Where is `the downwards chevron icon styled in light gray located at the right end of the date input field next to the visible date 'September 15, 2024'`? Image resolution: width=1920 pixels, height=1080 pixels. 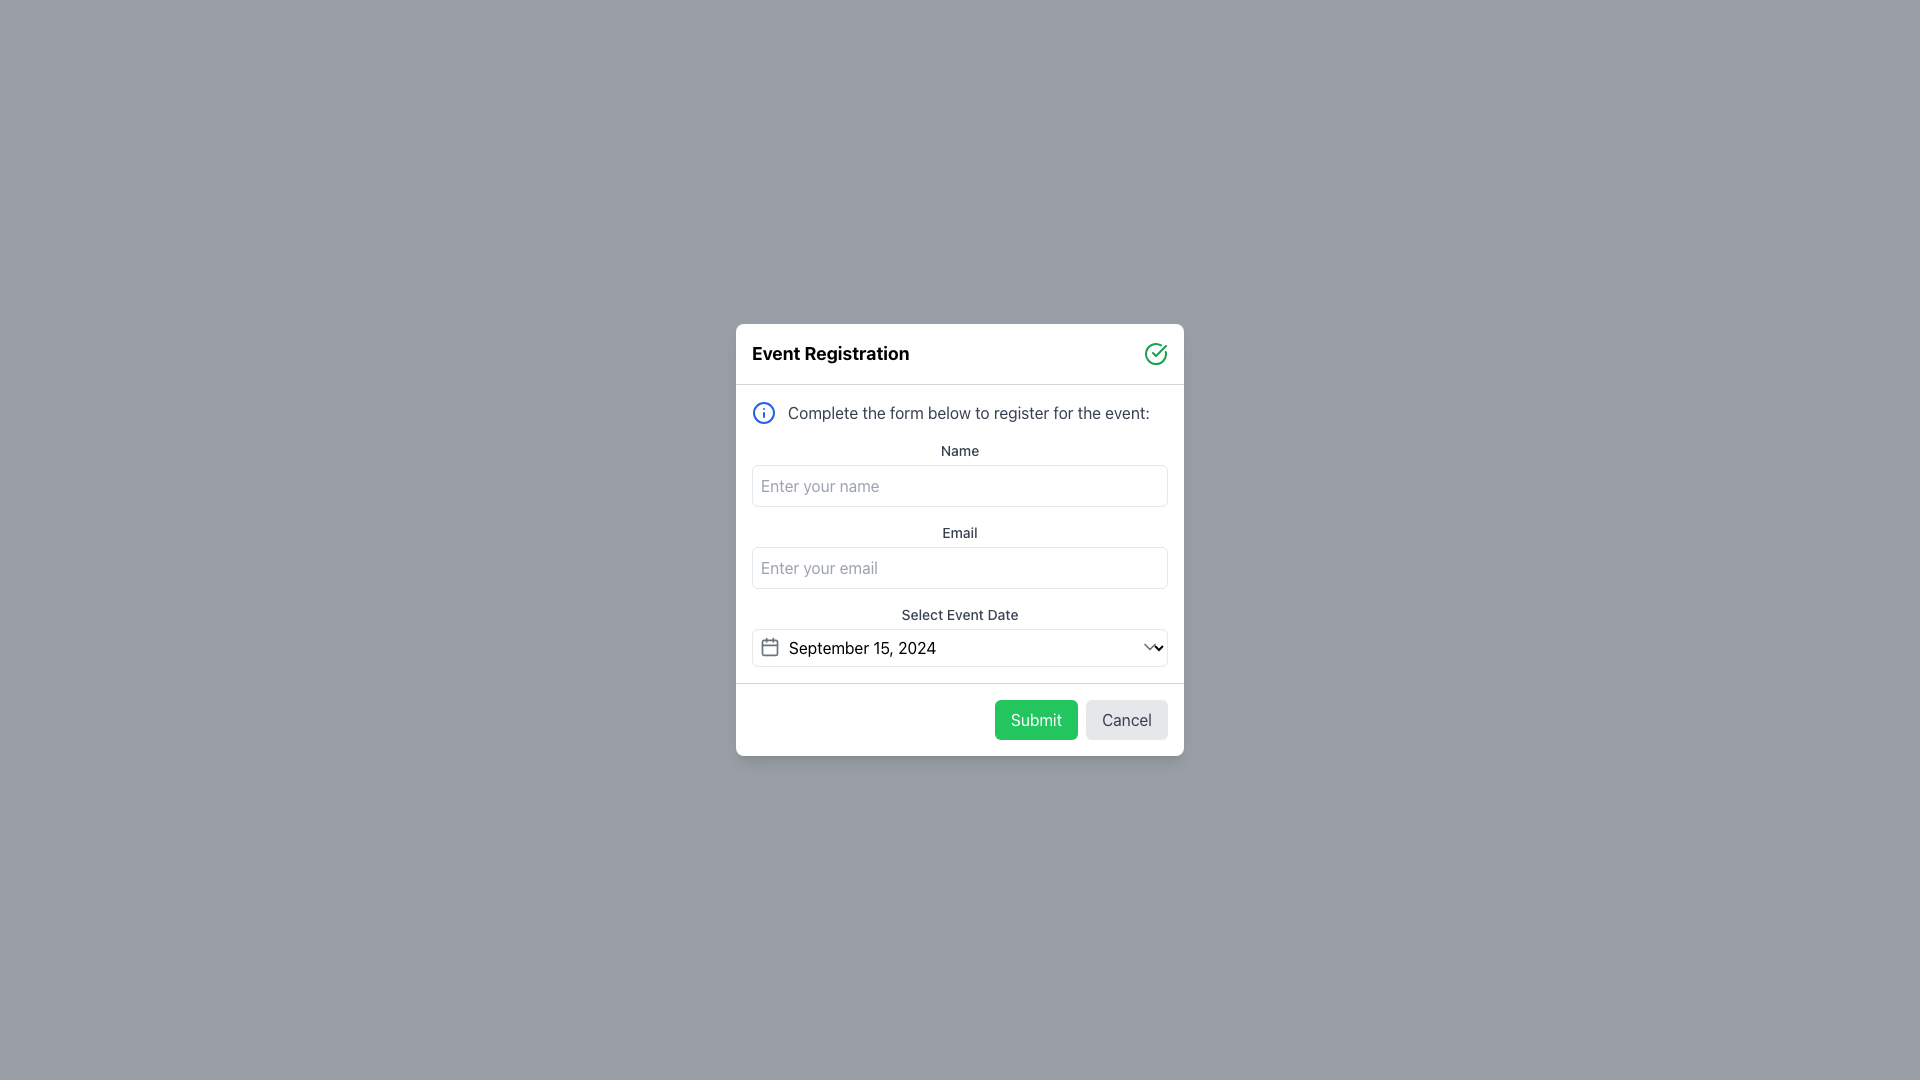
the downwards chevron icon styled in light gray located at the right end of the date input field next to the visible date 'September 15, 2024' is located at coordinates (1150, 647).